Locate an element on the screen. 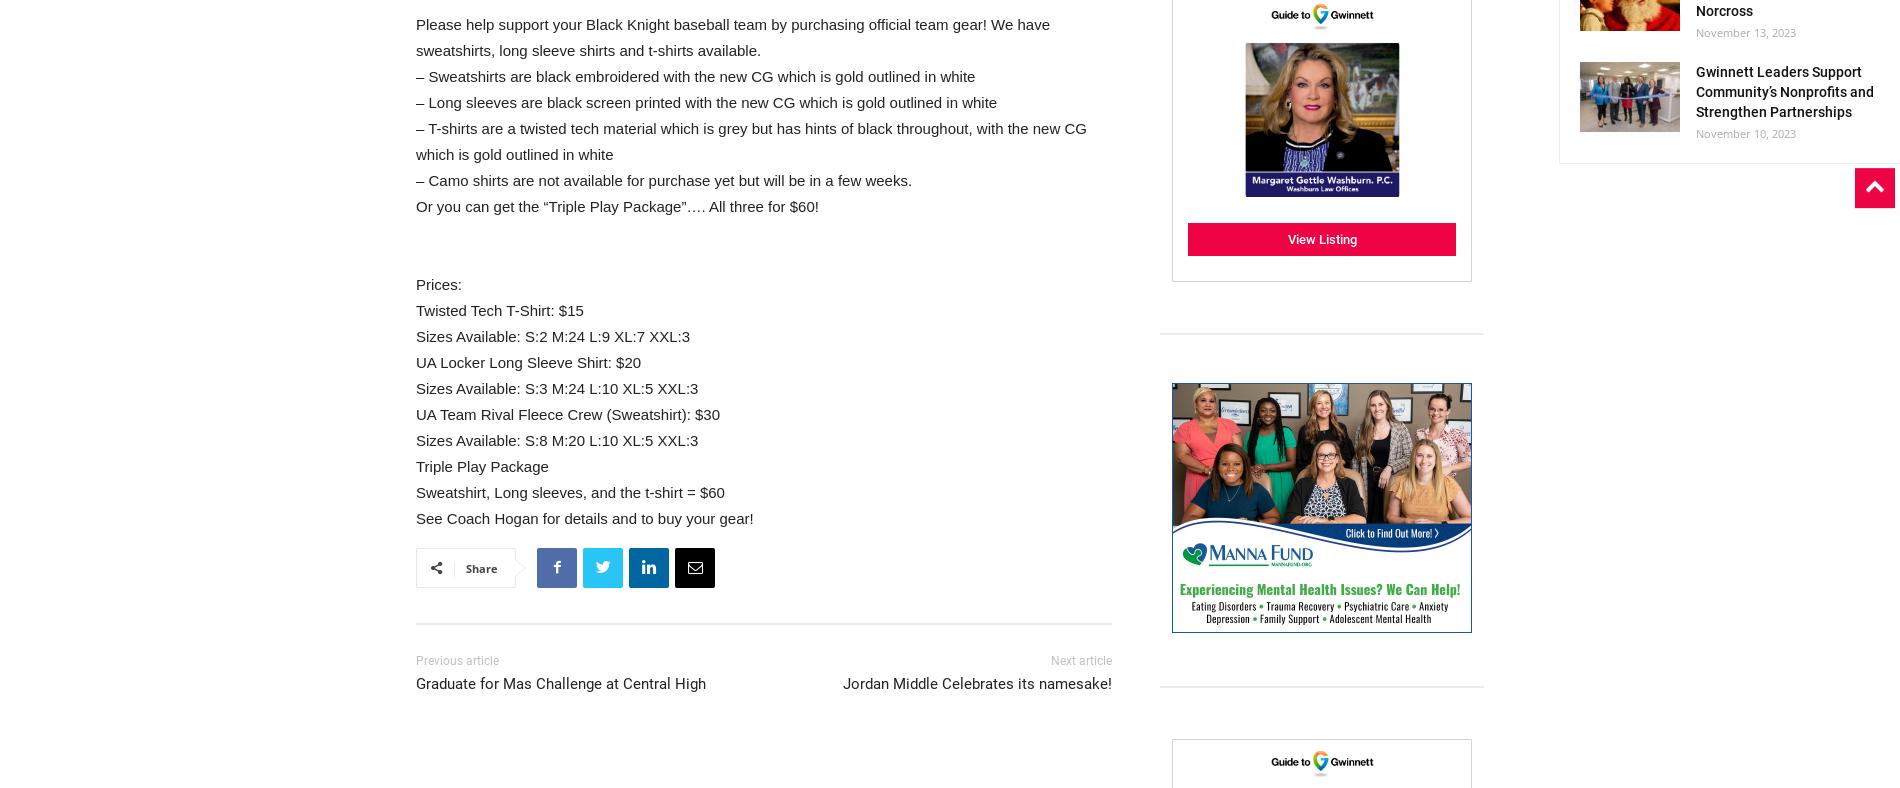 The width and height of the screenshot is (1900, 788). 'UA Team Rival Fleece Crew (Sweatshirt): $30' is located at coordinates (567, 412).